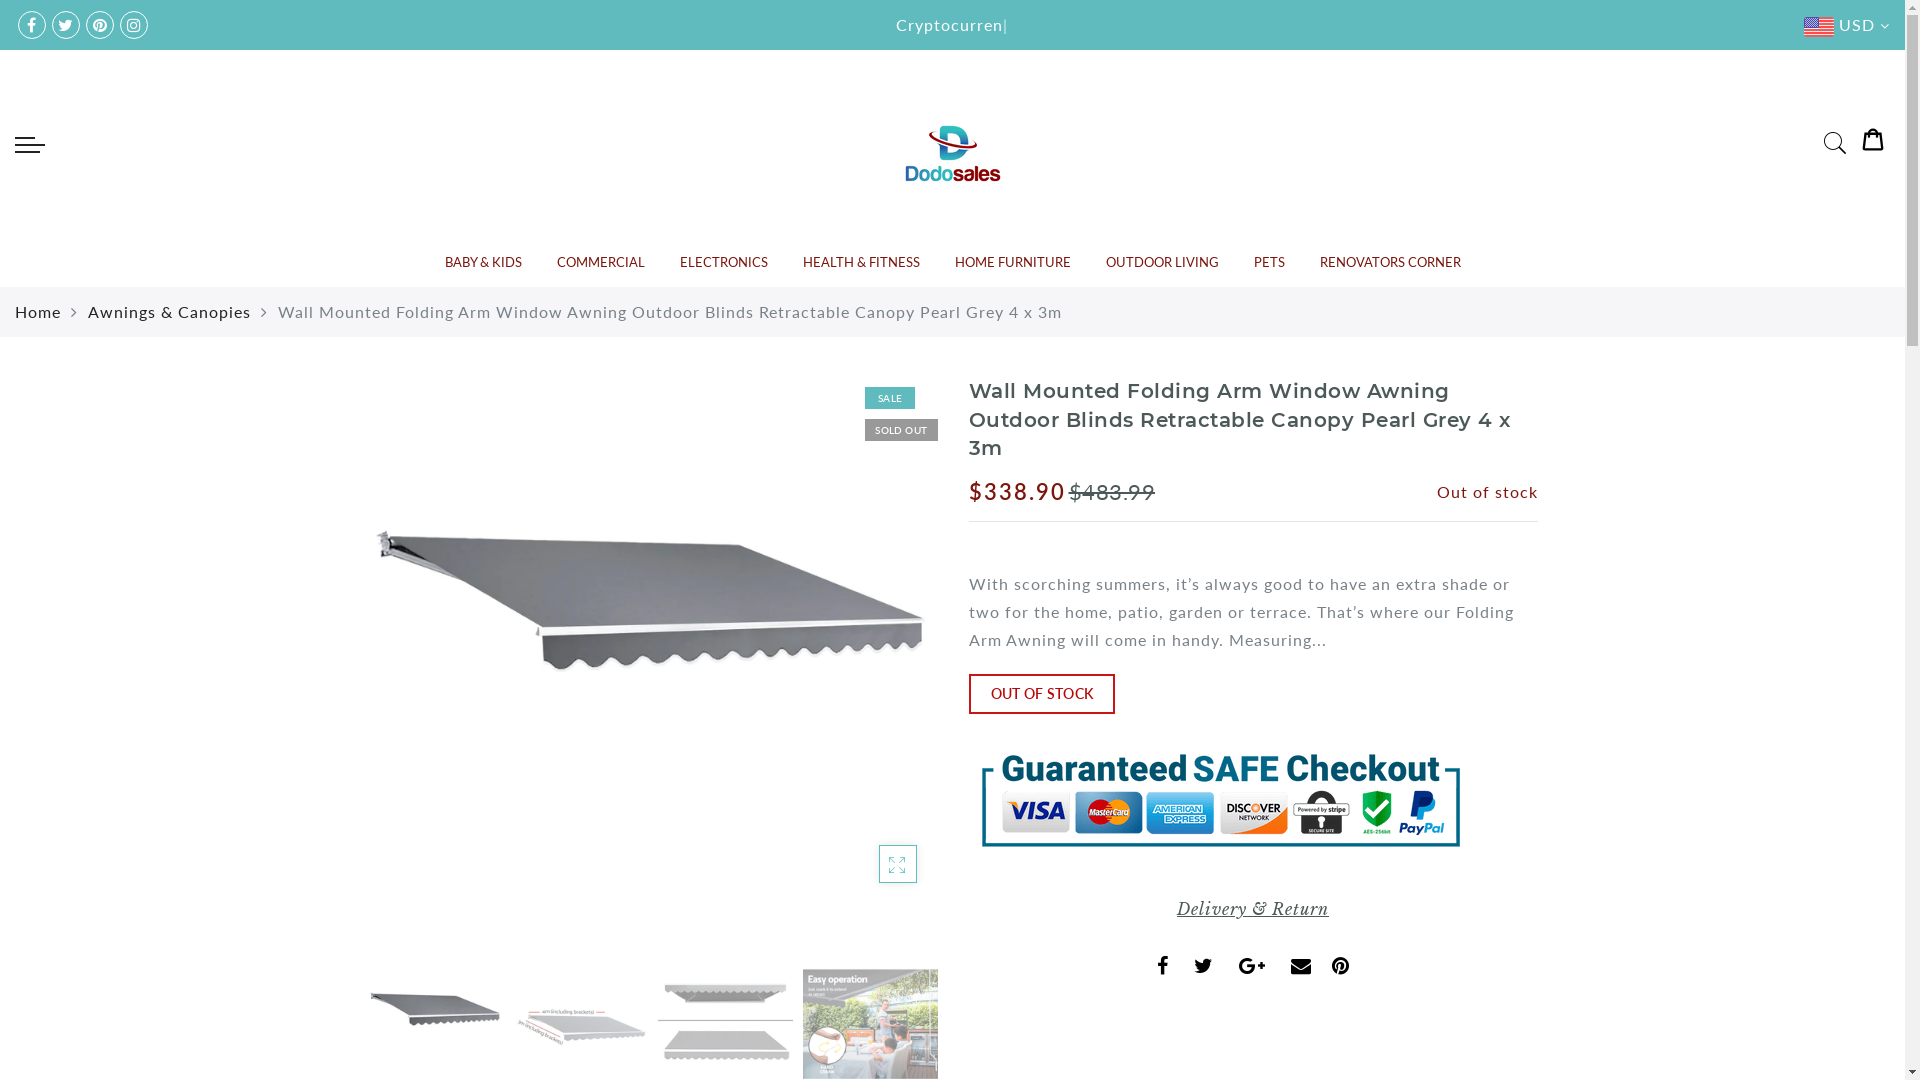 The height and width of the screenshot is (1080, 1920). What do you see at coordinates (556, 261) in the screenshot?
I see `'COMMERCIAL'` at bounding box center [556, 261].